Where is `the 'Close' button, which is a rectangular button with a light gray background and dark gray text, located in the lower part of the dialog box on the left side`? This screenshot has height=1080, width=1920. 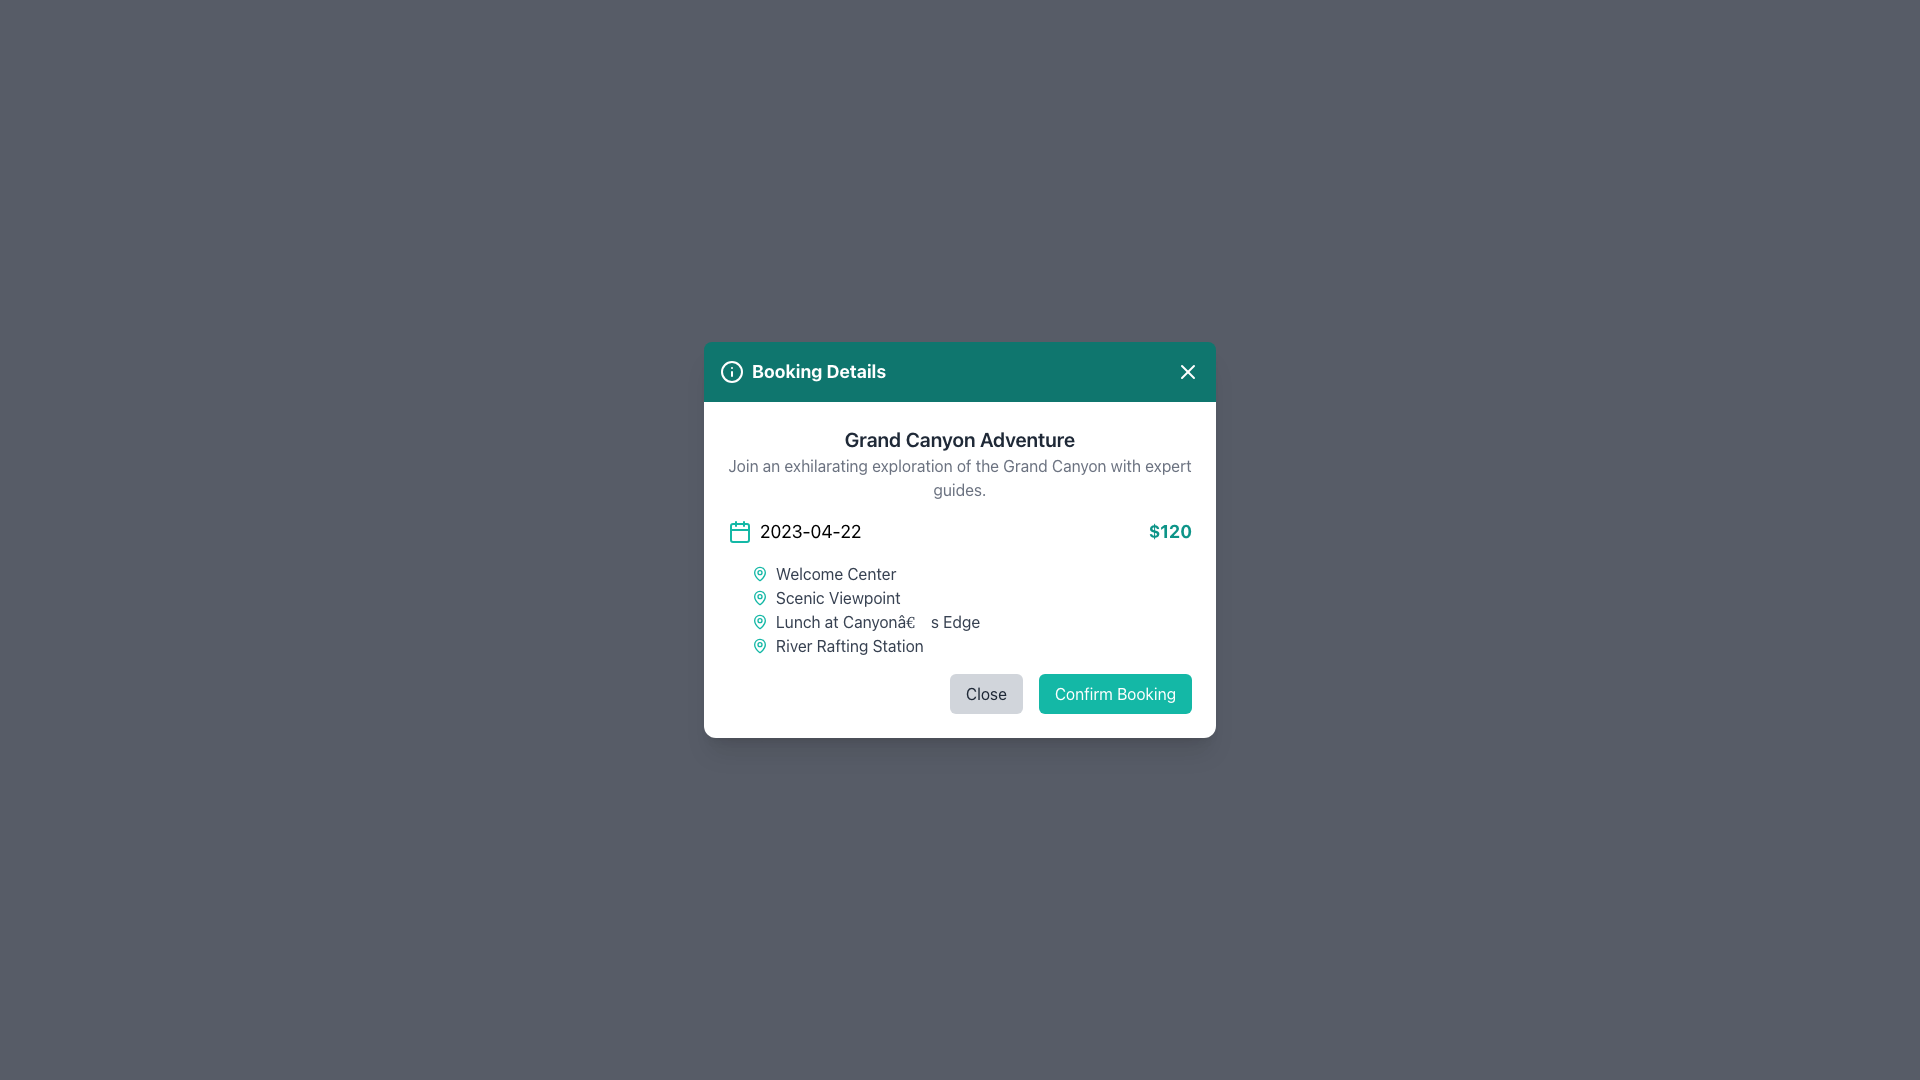
the 'Close' button, which is a rectangular button with a light gray background and dark gray text, located in the lower part of the dialog box on the left side is located at coordinates (986, 693).